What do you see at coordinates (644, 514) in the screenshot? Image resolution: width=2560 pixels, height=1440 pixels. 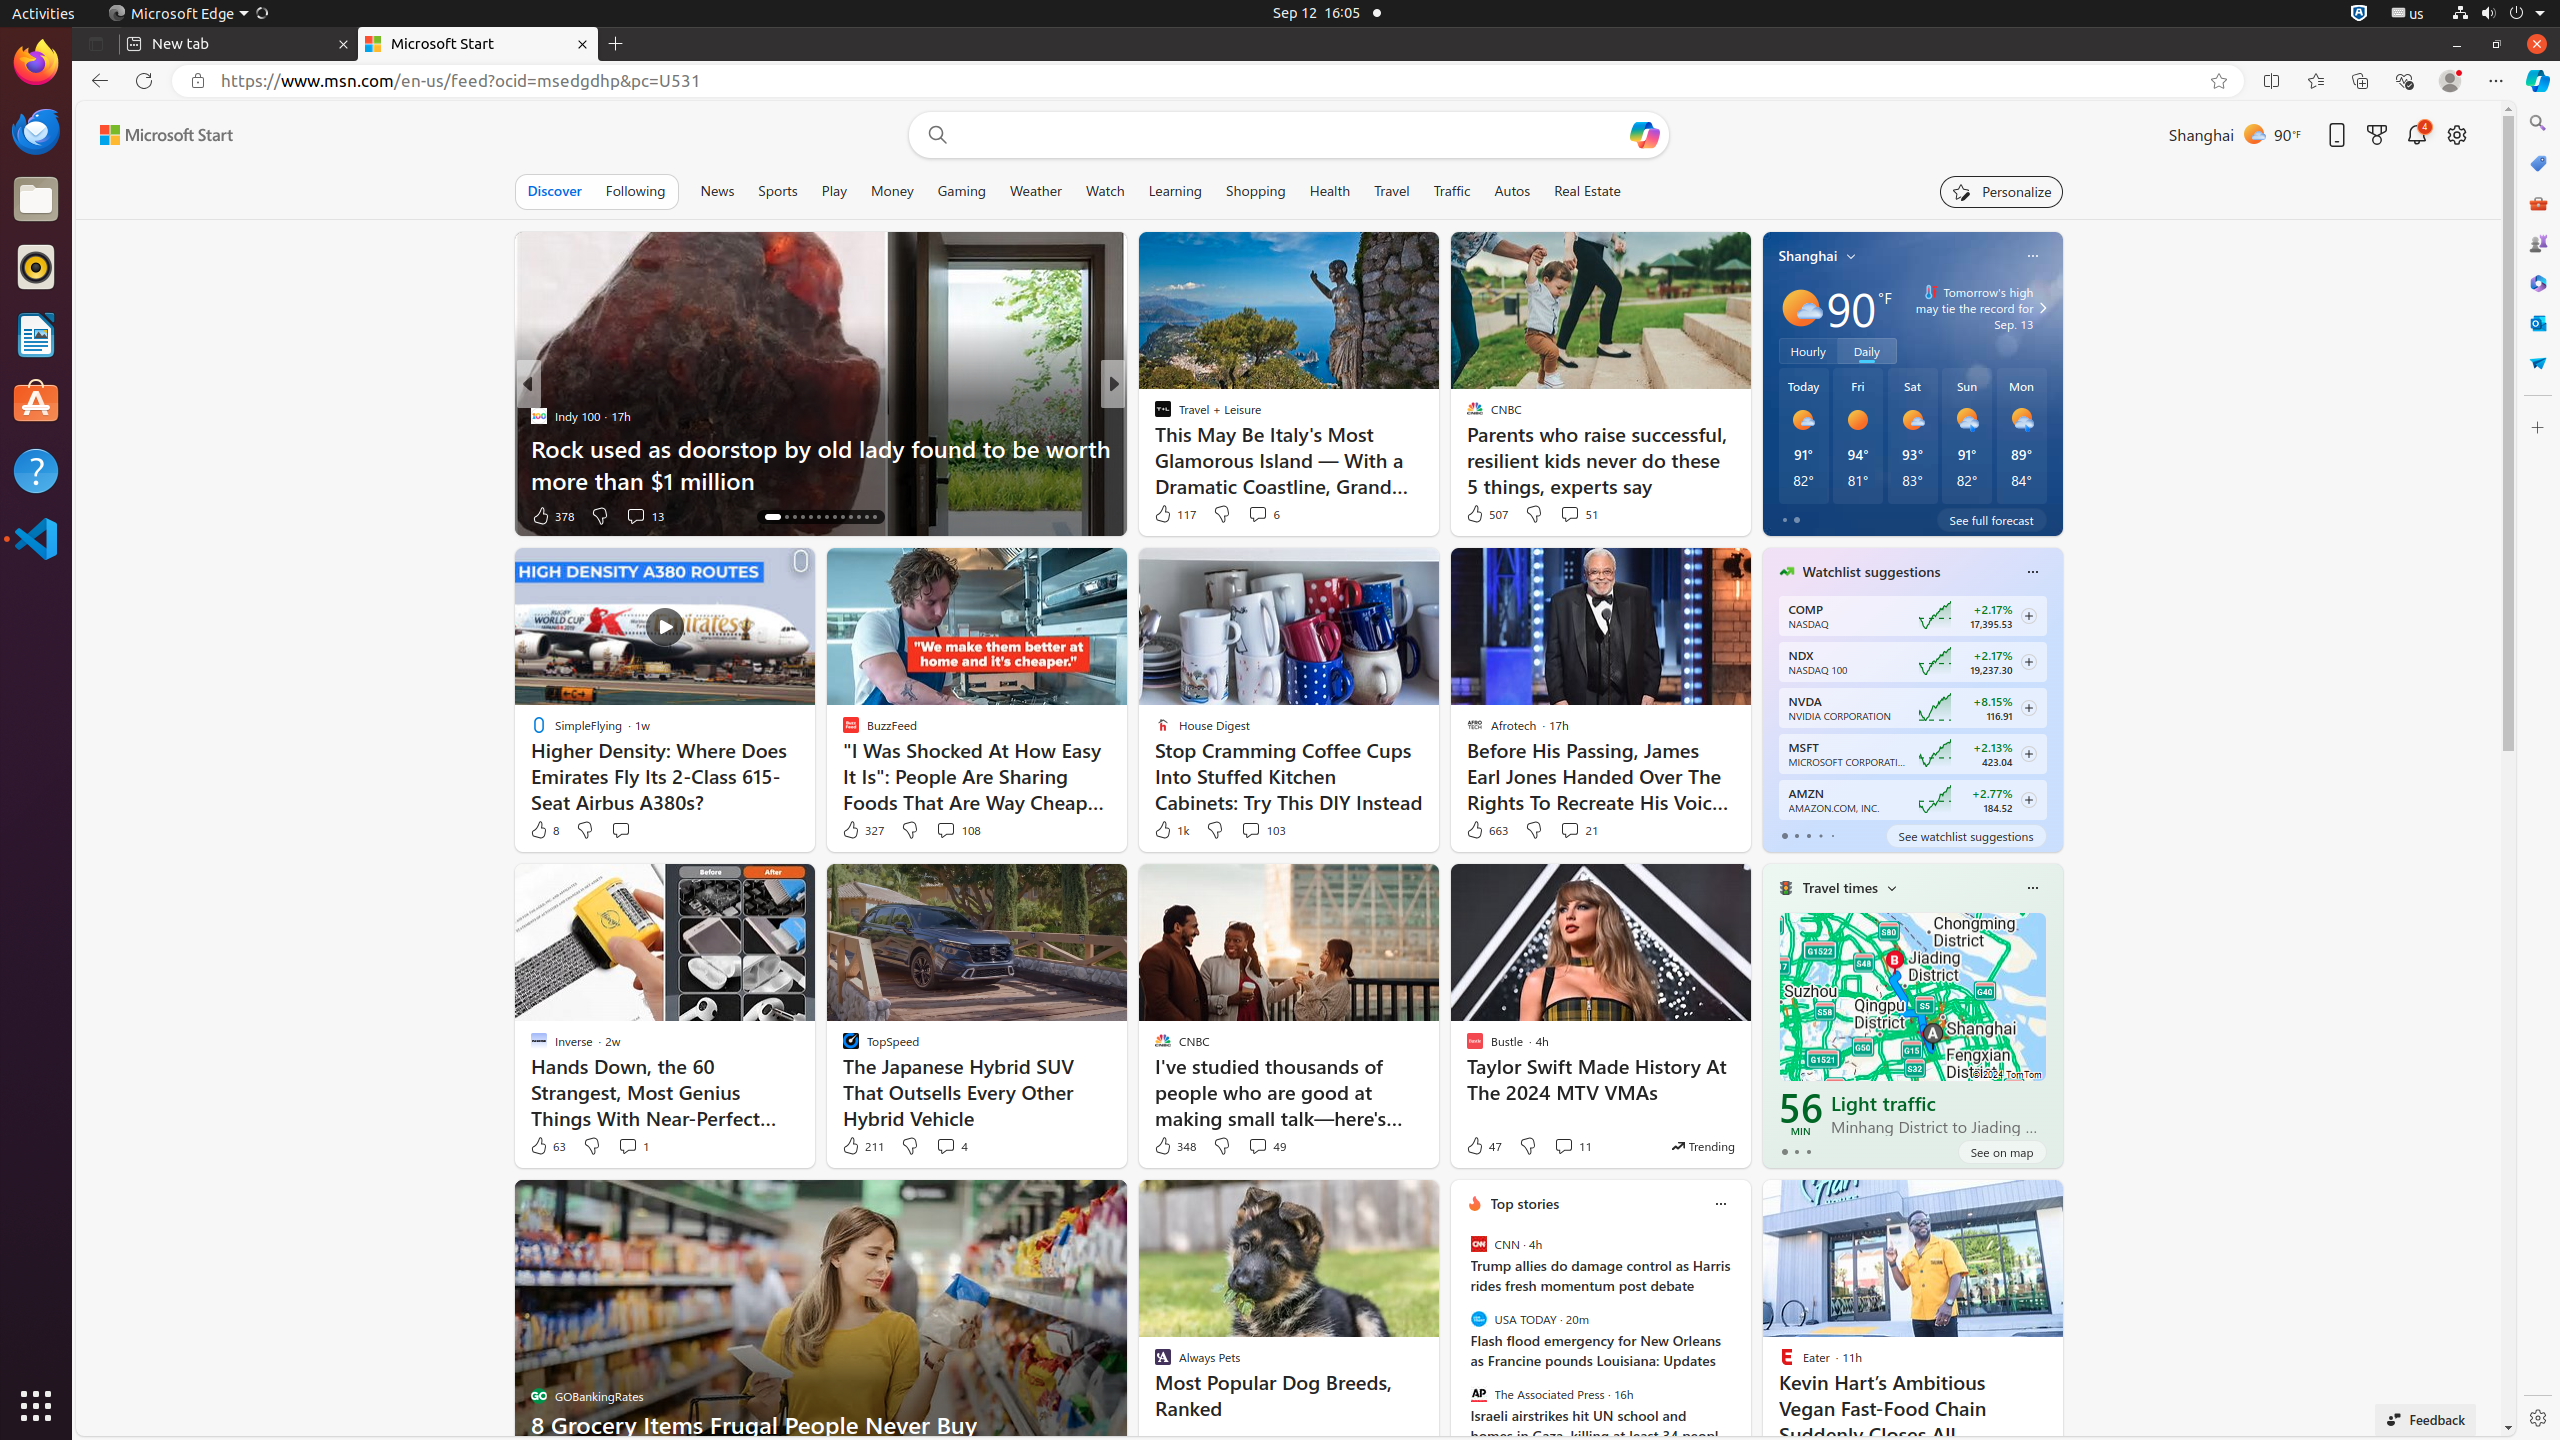 I see `'View comments 13 Comment'` at bounding box center [644, 514].